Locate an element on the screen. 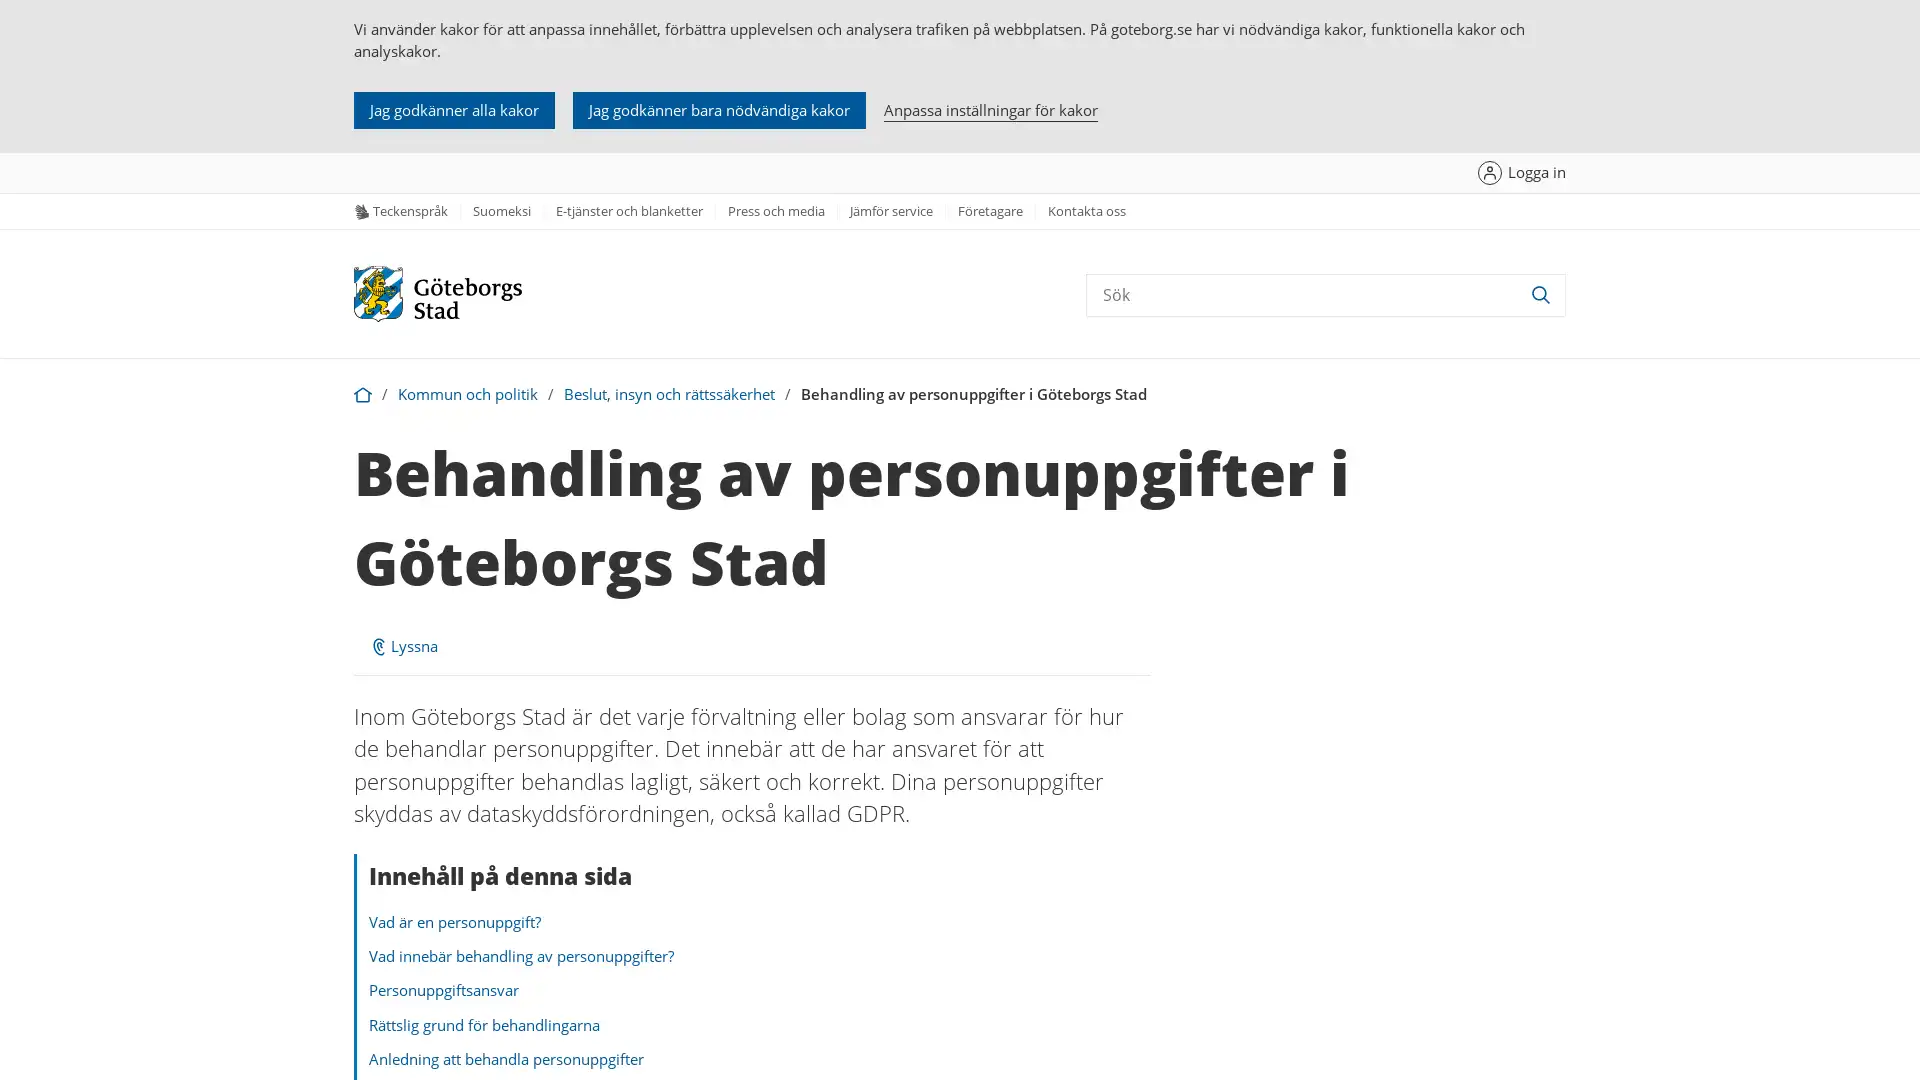 Image resolution: width=1920 pixels, height=1080 pixels. ReadSpeaker webReader: Lyssna med webReader is located at coordinates (402, 645).